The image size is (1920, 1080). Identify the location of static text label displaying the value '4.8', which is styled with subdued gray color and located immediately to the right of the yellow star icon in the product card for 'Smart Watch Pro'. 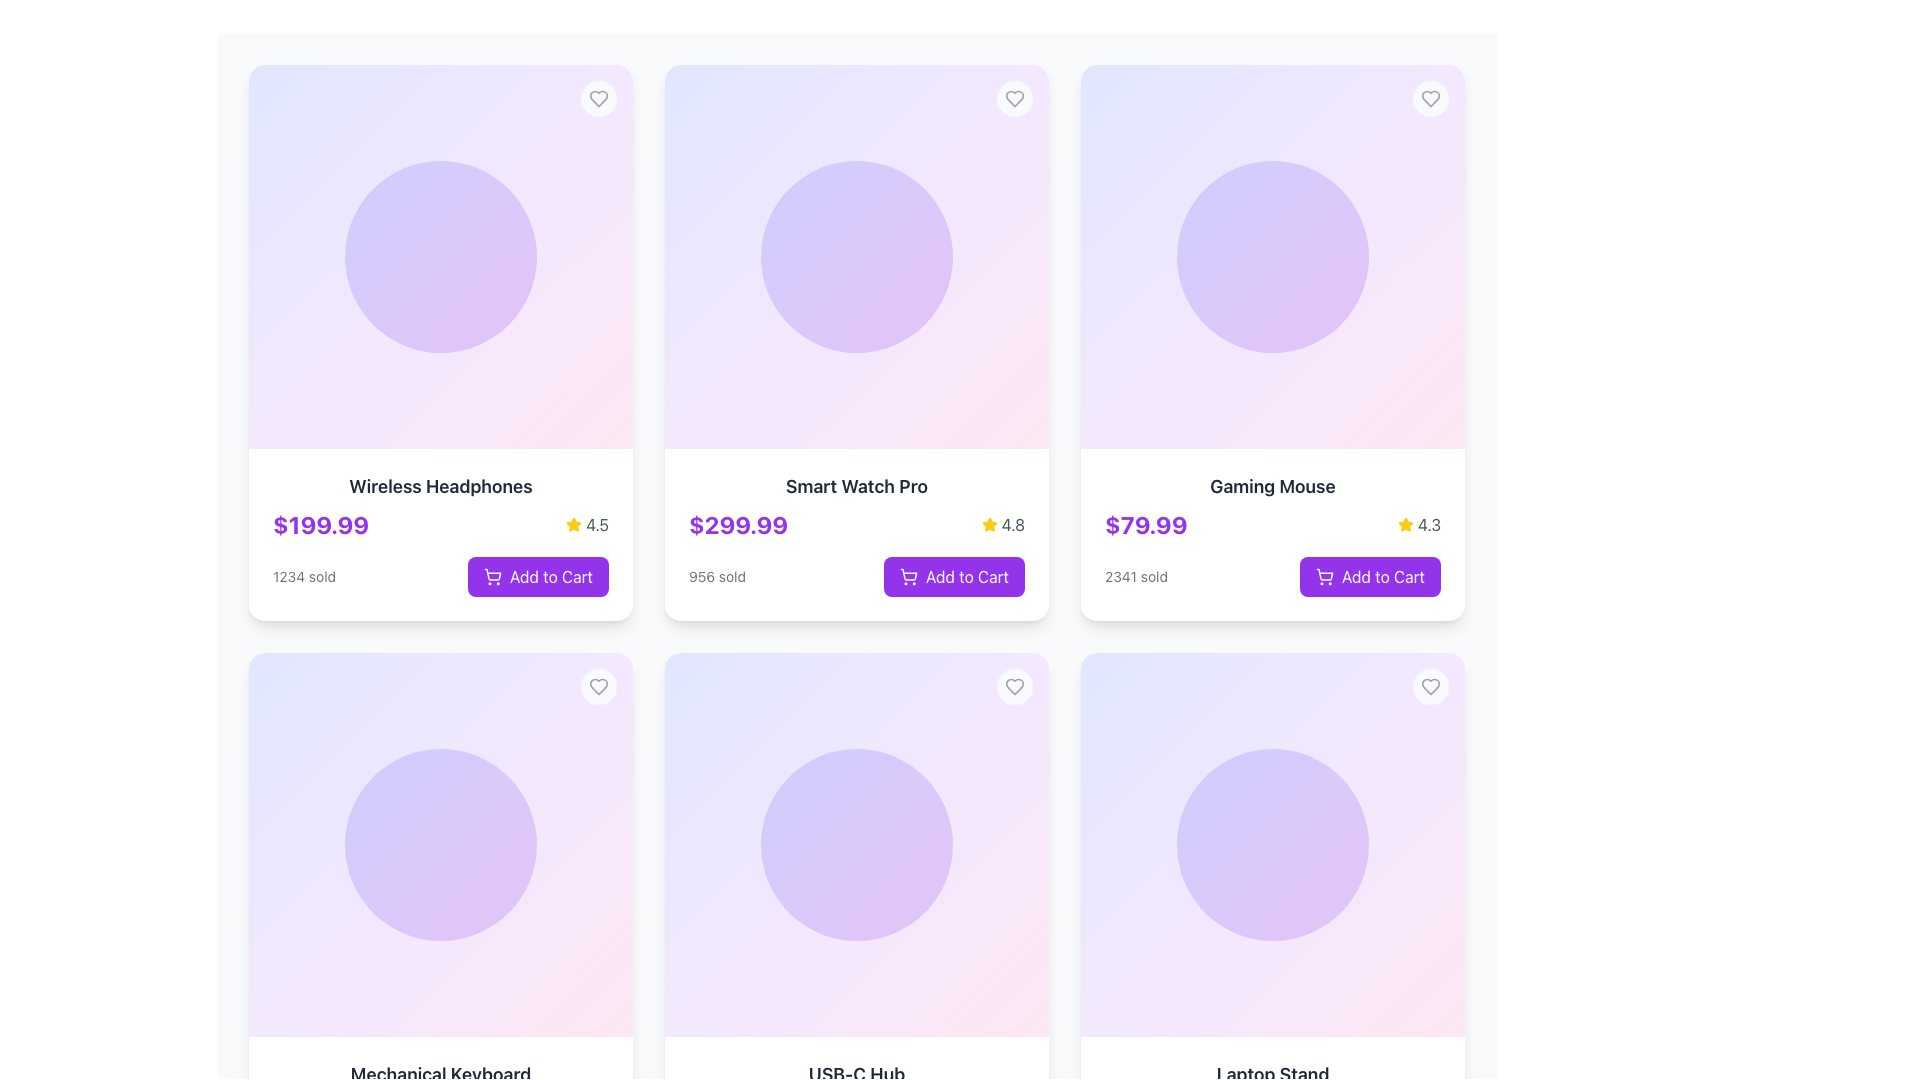
(1013, 523).